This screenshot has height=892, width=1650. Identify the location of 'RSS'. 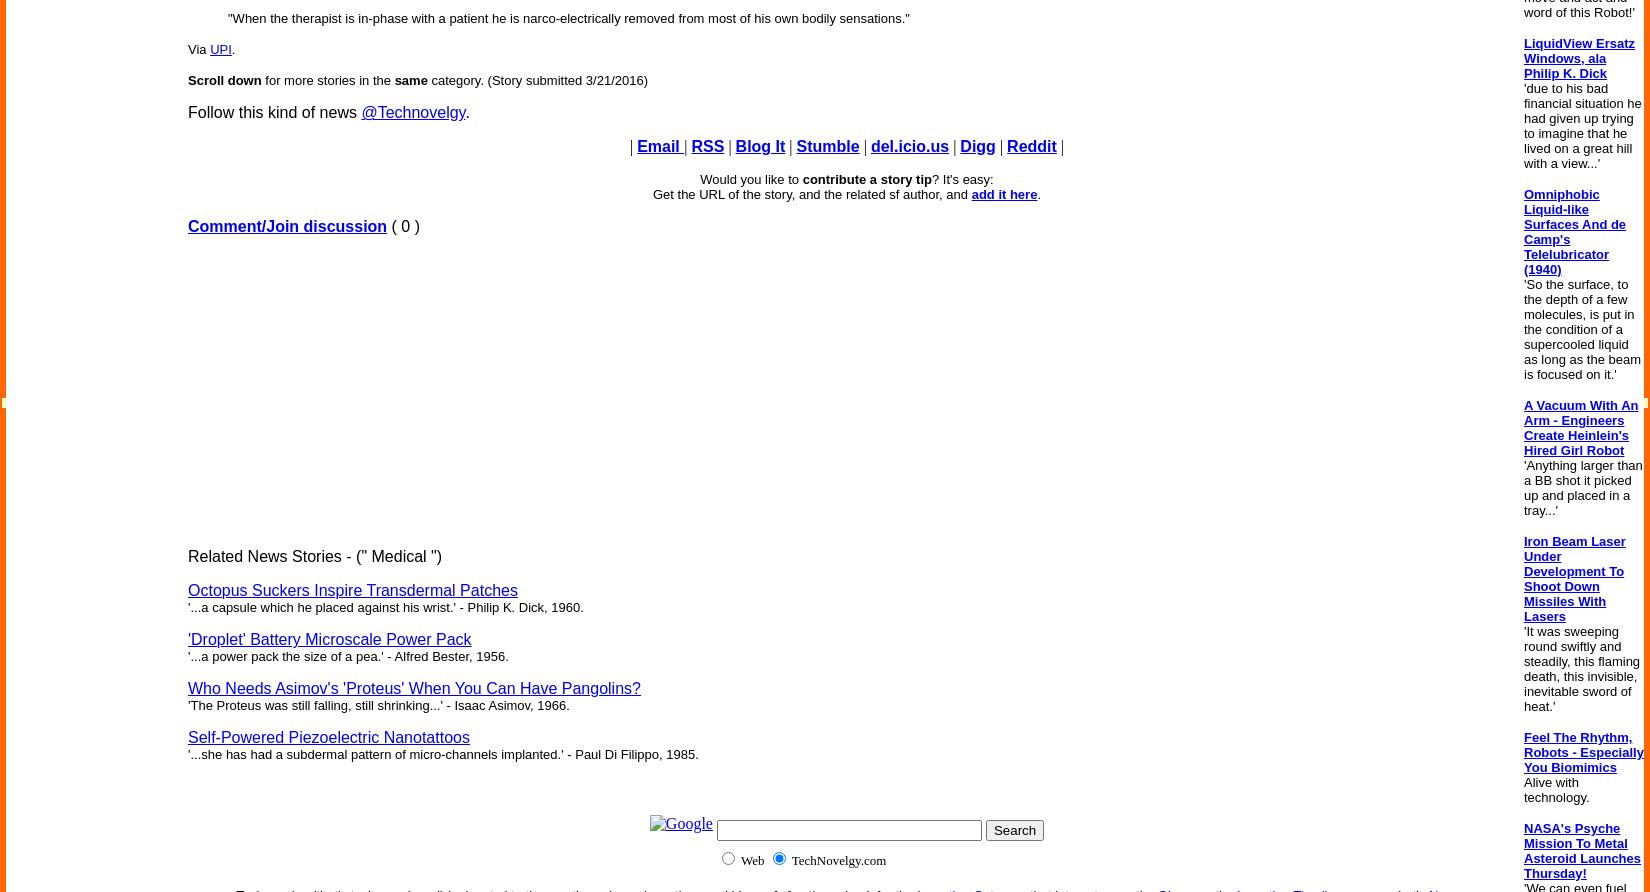
(690, 145).